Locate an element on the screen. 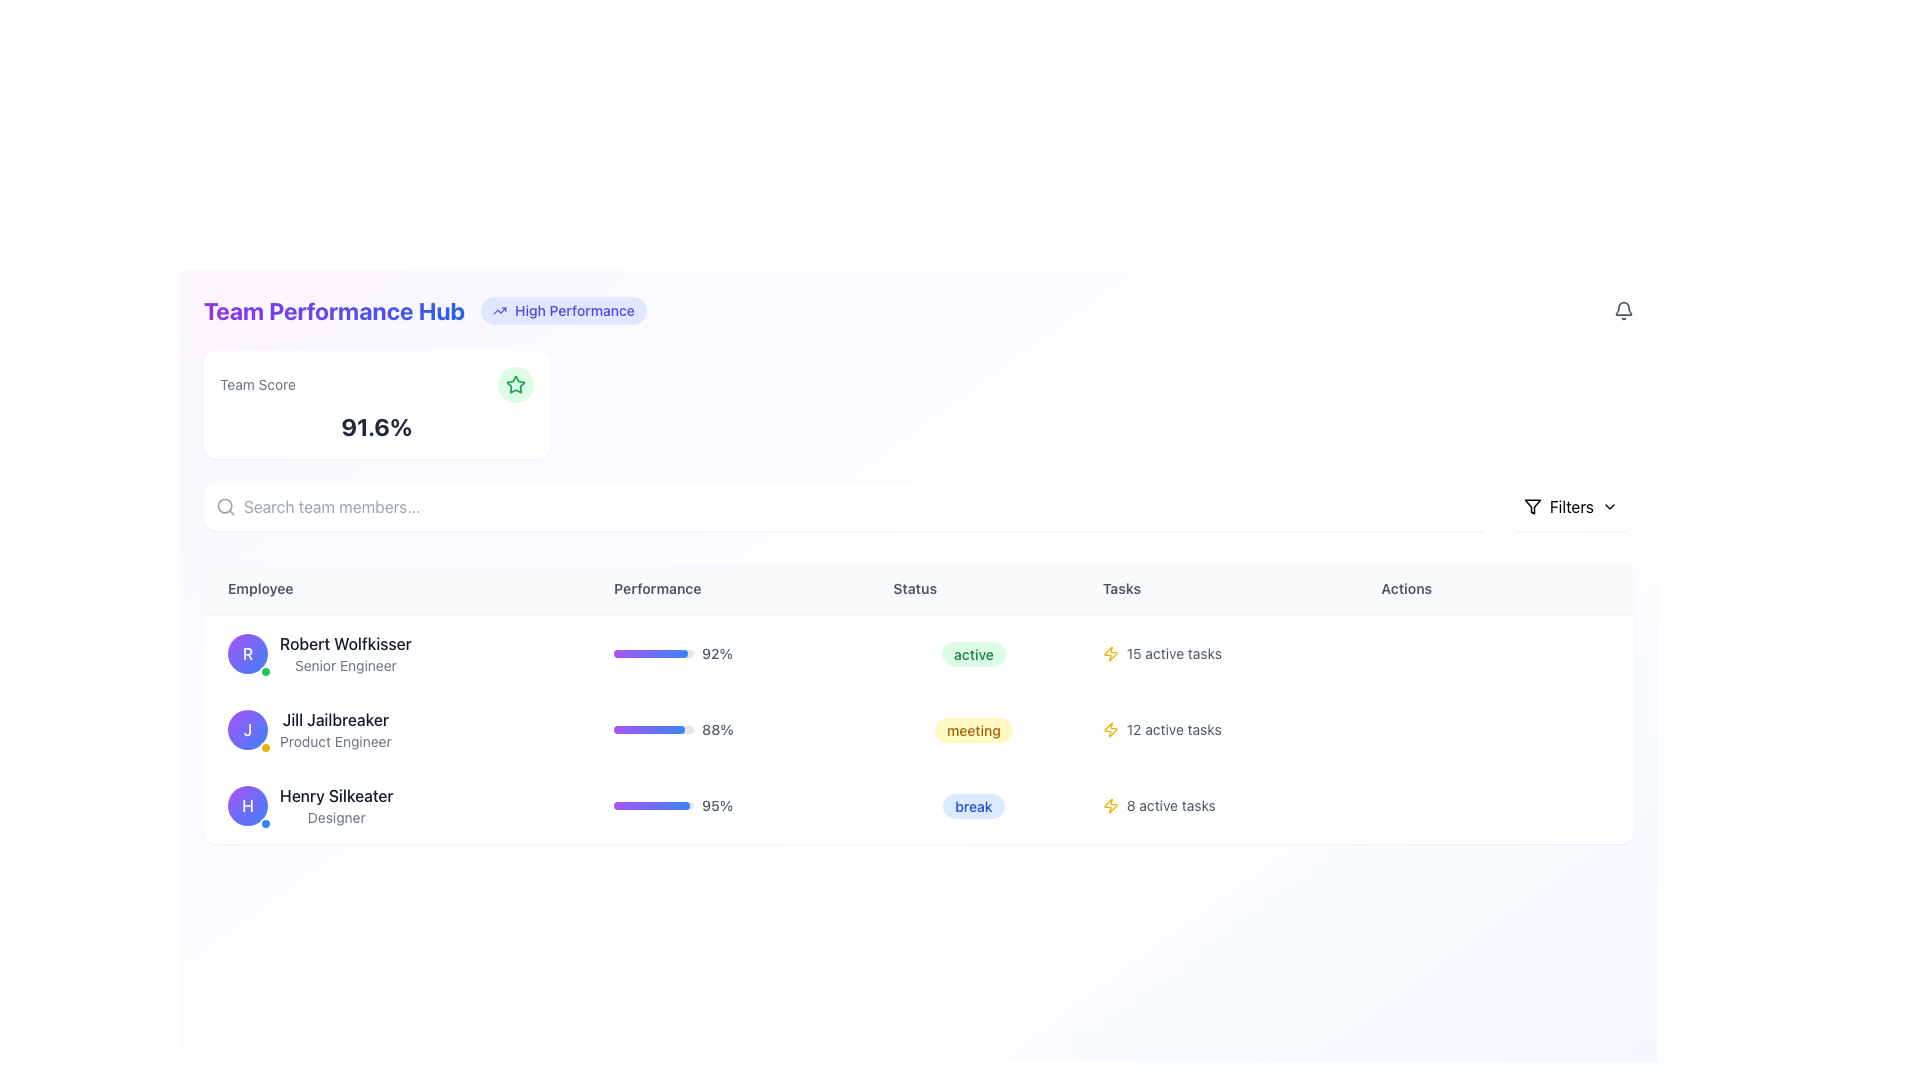  the 'Filters' text label located near the top-right corner of the application interface, adjacent to the dropdown arrow icon and filter icon is located at coordinates (1570, 505).